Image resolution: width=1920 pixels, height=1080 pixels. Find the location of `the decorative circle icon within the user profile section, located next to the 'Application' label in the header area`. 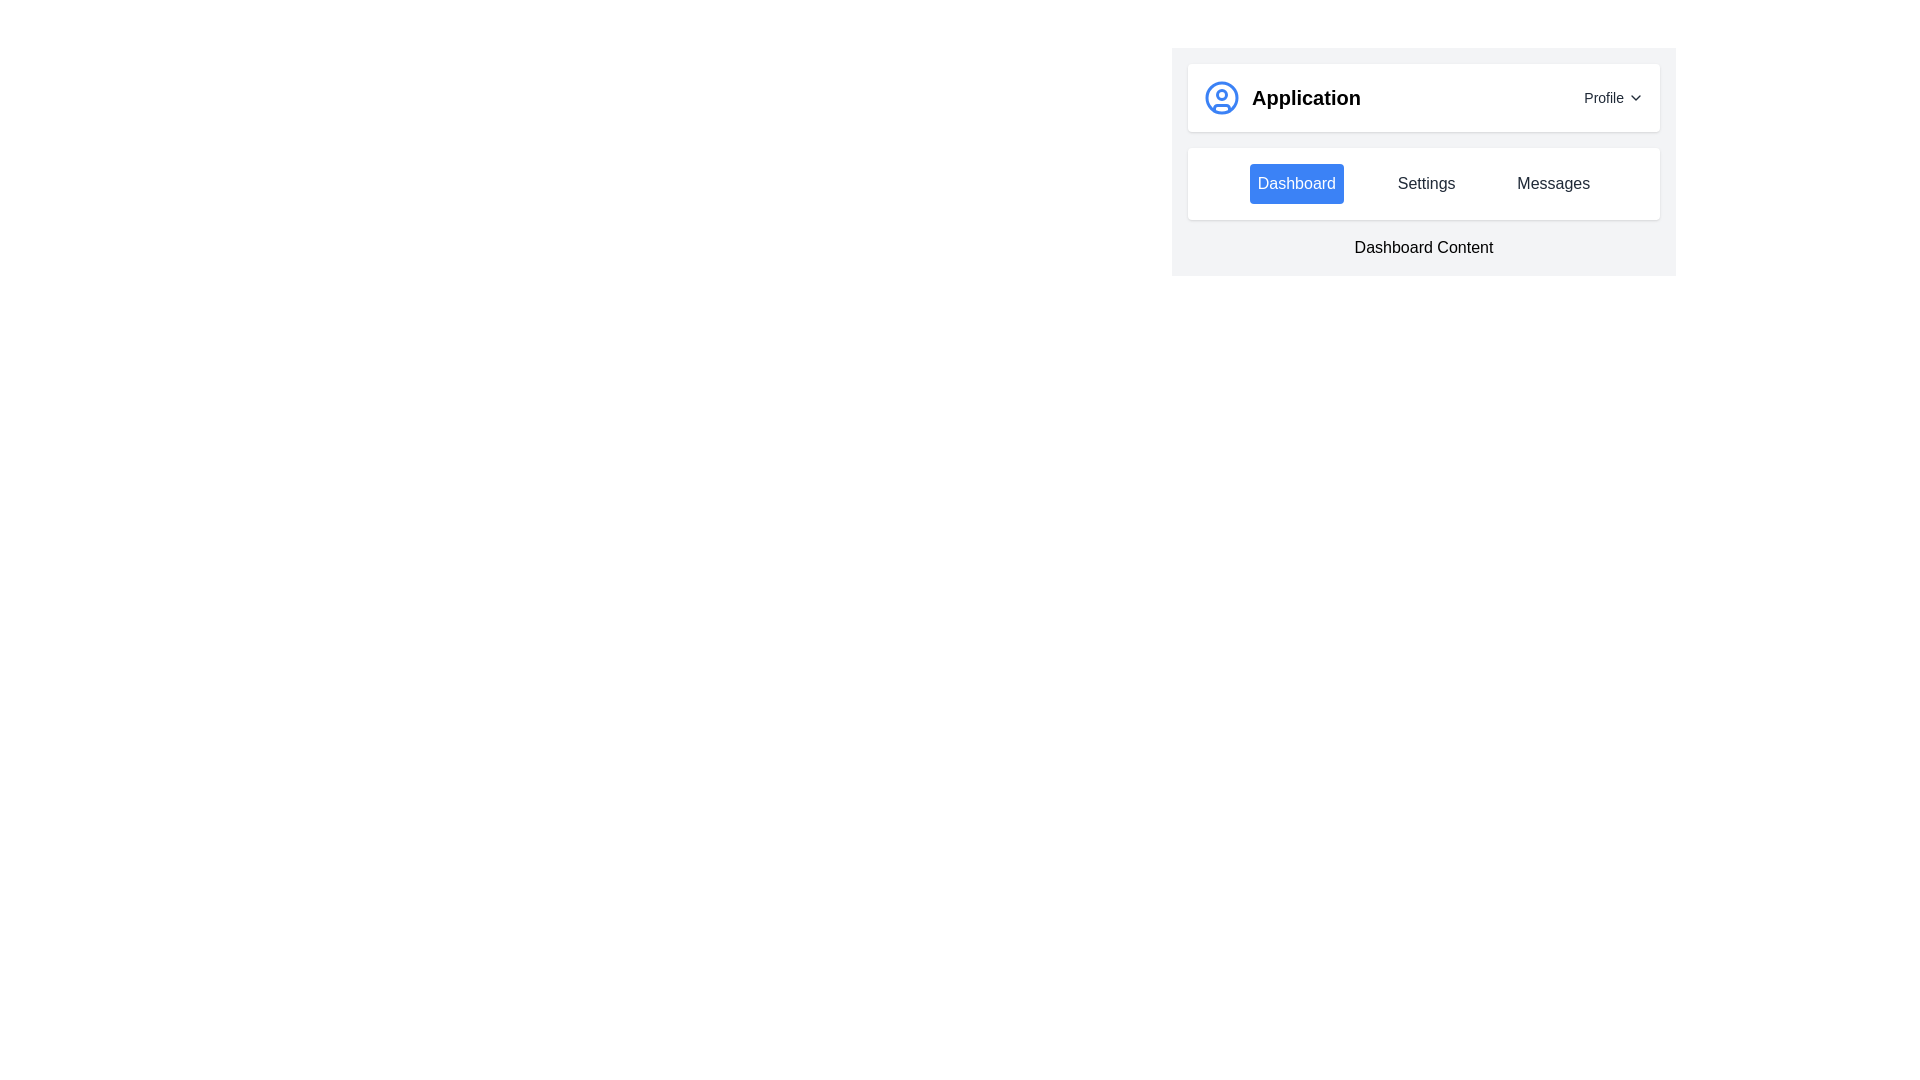

the decorative circle icon within the user profile section, located next to the 'Application' label in the header area is located at coordinates (1221, 95).